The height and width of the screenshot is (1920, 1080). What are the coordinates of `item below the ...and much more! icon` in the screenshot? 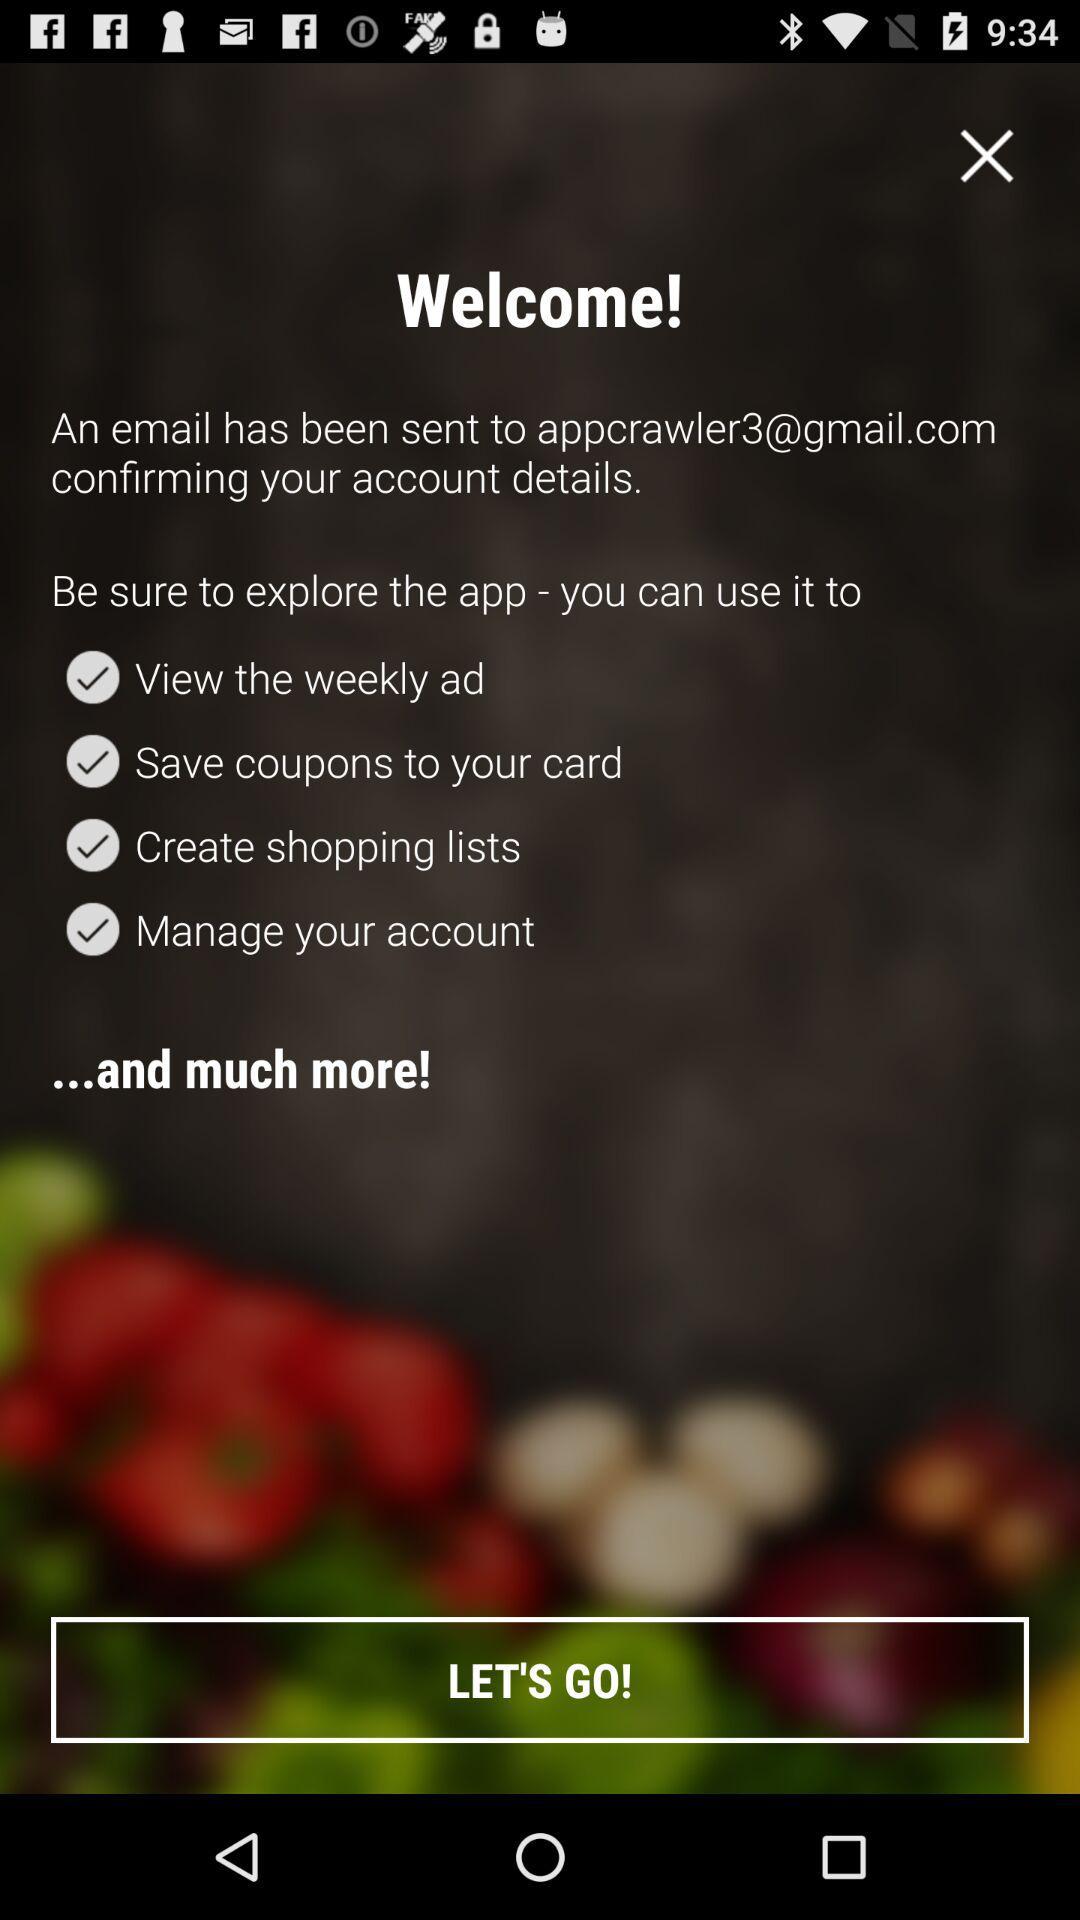 It's located at (540, 1680).